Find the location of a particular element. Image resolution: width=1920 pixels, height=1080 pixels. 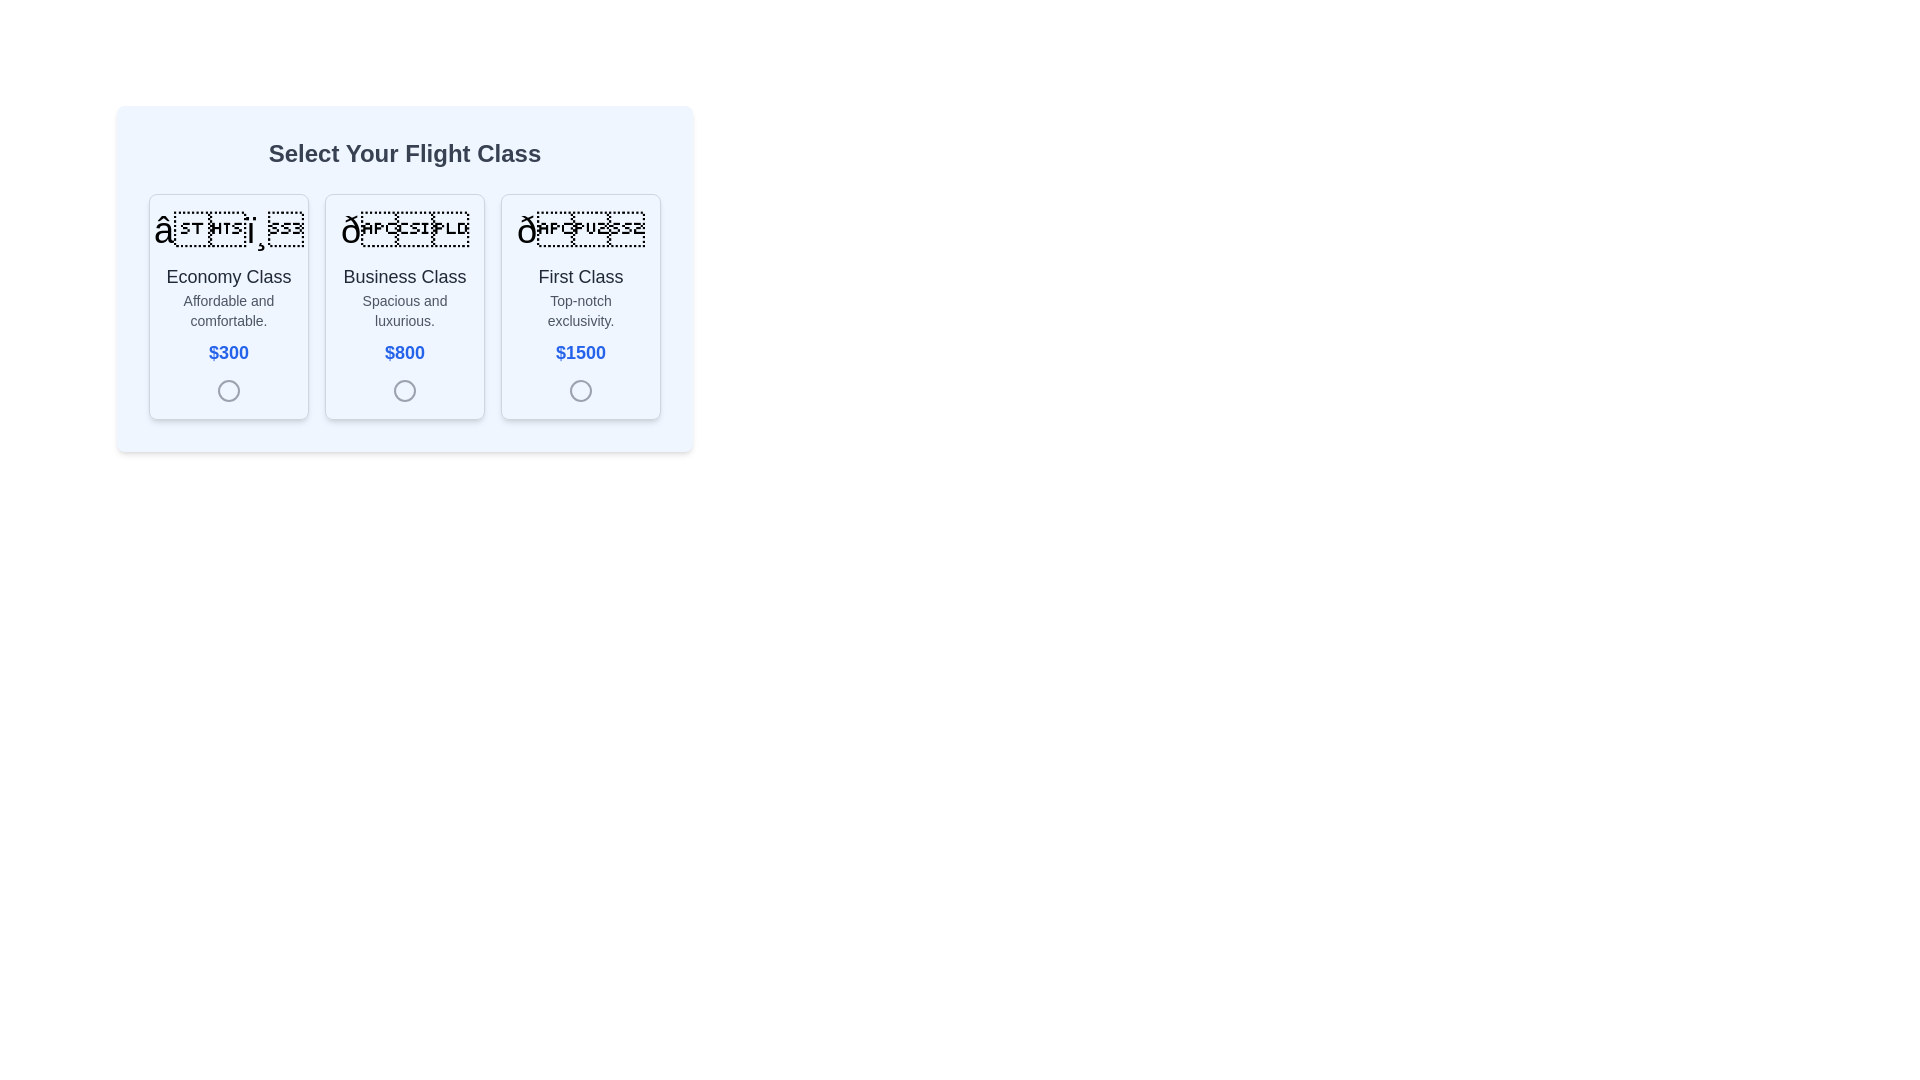

the airplane icon representing 'Economy Class' located at the top section of the leftmost card in a row of three cards is located at coordinates (229, 230).